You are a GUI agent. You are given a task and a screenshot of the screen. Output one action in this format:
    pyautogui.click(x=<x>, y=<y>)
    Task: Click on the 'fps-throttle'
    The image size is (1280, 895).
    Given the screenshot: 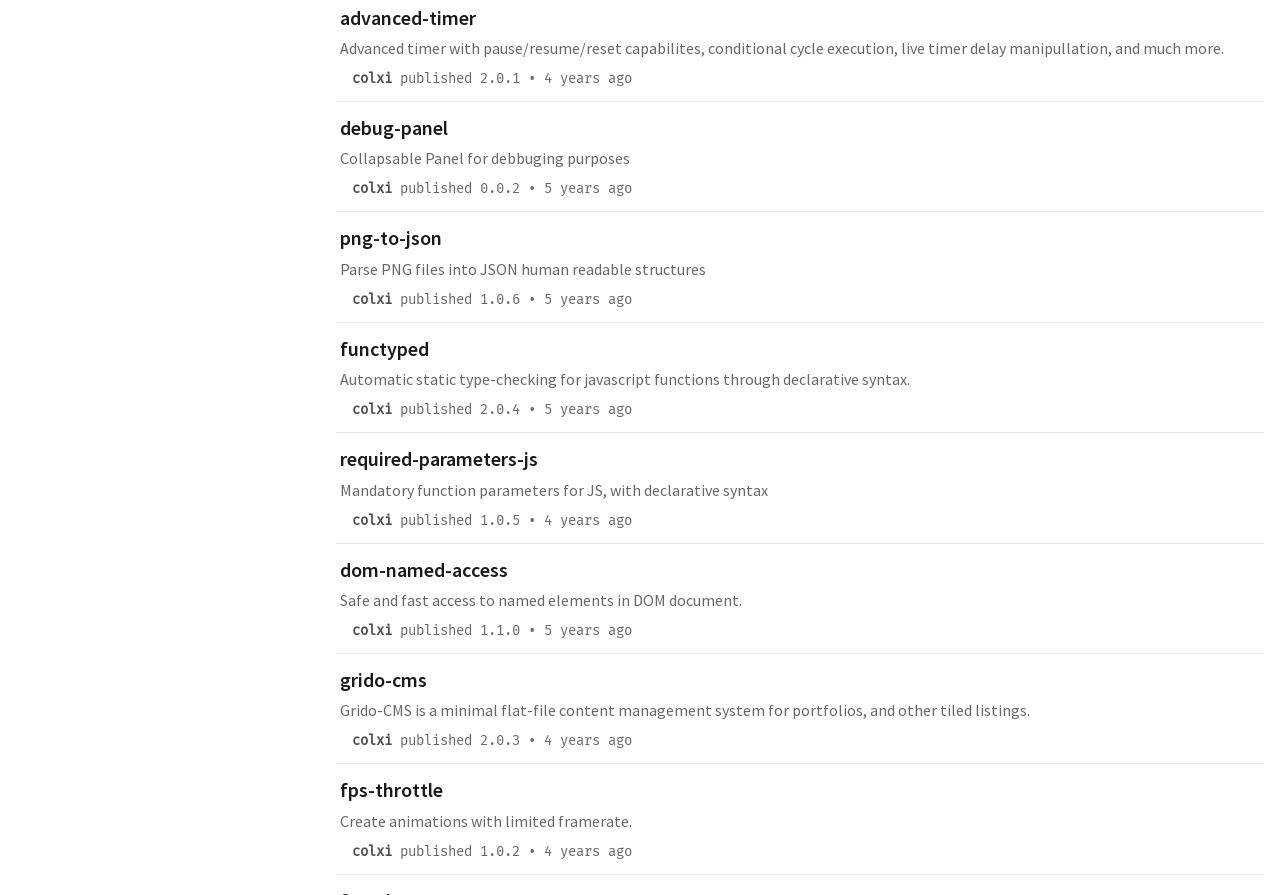 What is the action you would take?
    pyautogui.click(x=391, y=788)
    